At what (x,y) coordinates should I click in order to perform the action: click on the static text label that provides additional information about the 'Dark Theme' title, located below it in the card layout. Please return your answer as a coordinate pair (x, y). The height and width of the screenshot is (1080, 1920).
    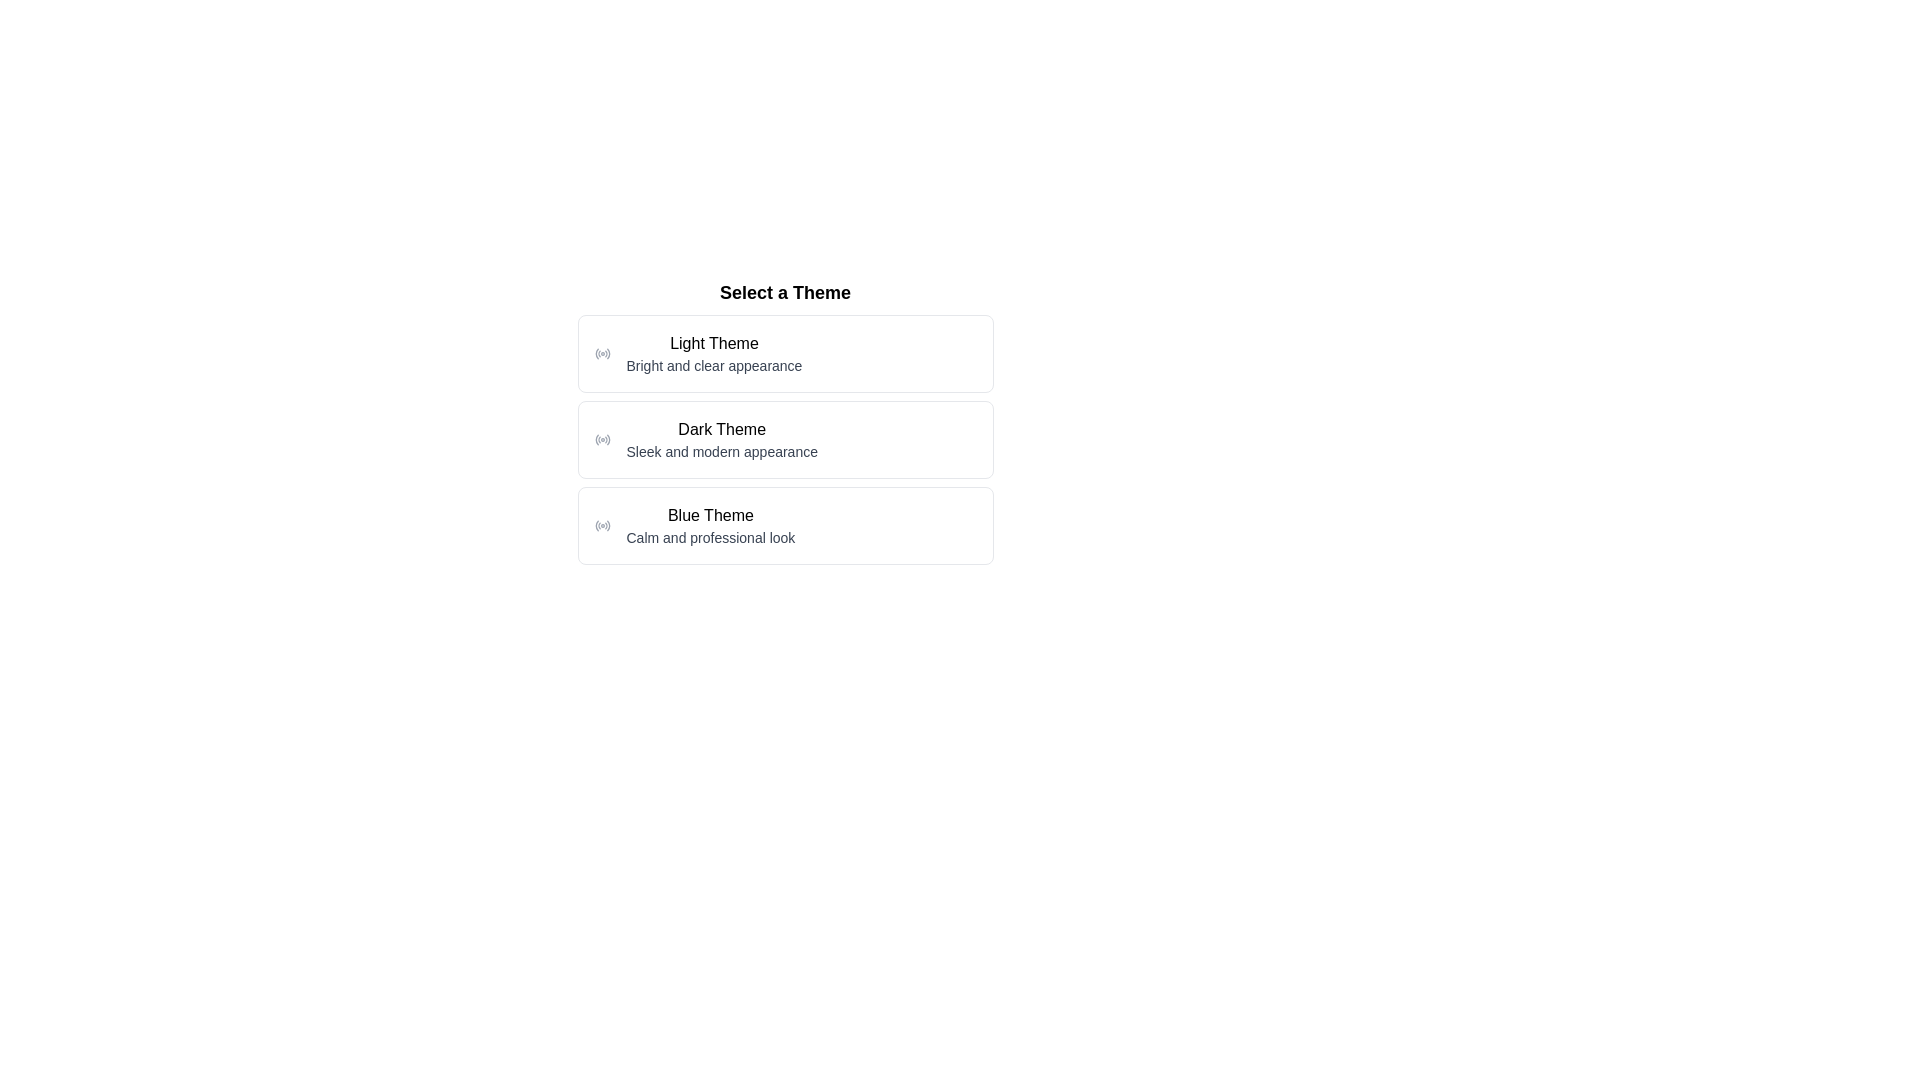
    Looking at the image, I should click on (721, 451).